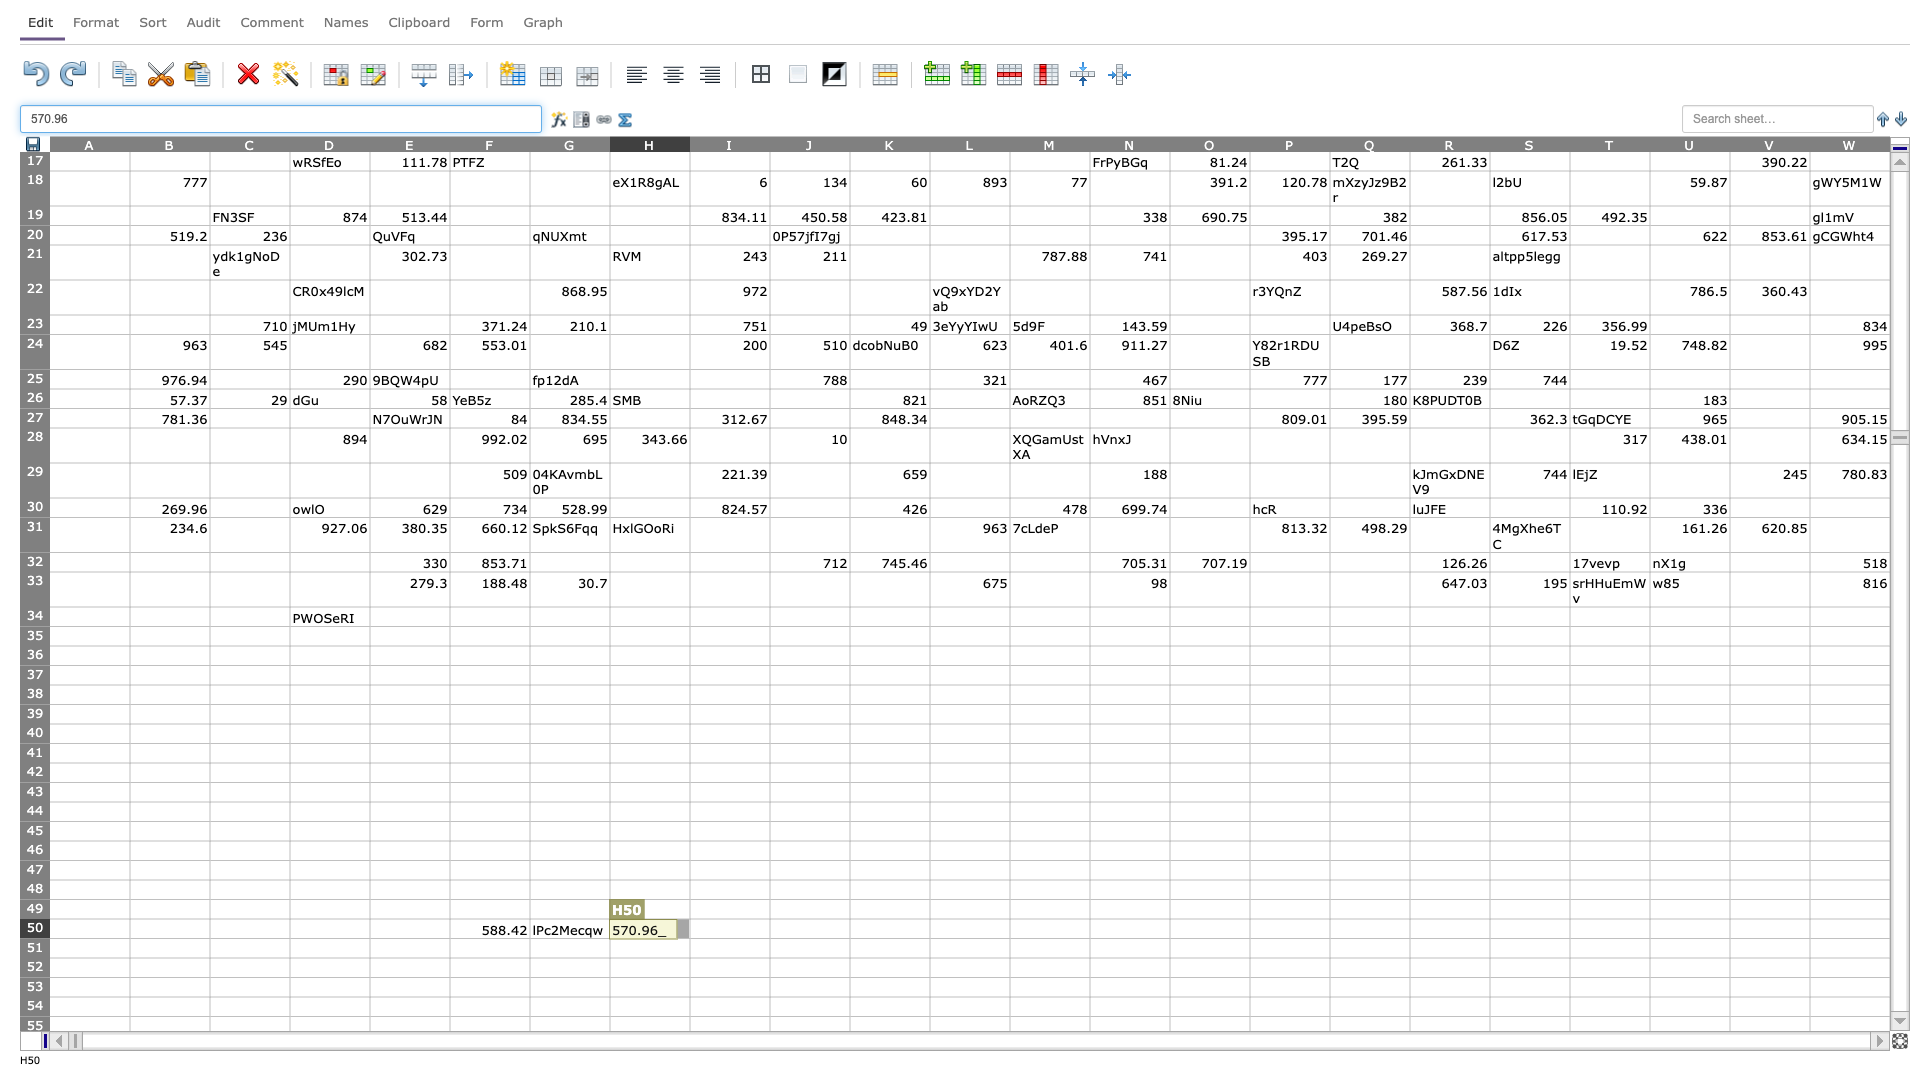  What do you see at coordinates (768, 918) in the screenshot?
I see `Top left corner of cell J-50` at bounding box center [768, 918].